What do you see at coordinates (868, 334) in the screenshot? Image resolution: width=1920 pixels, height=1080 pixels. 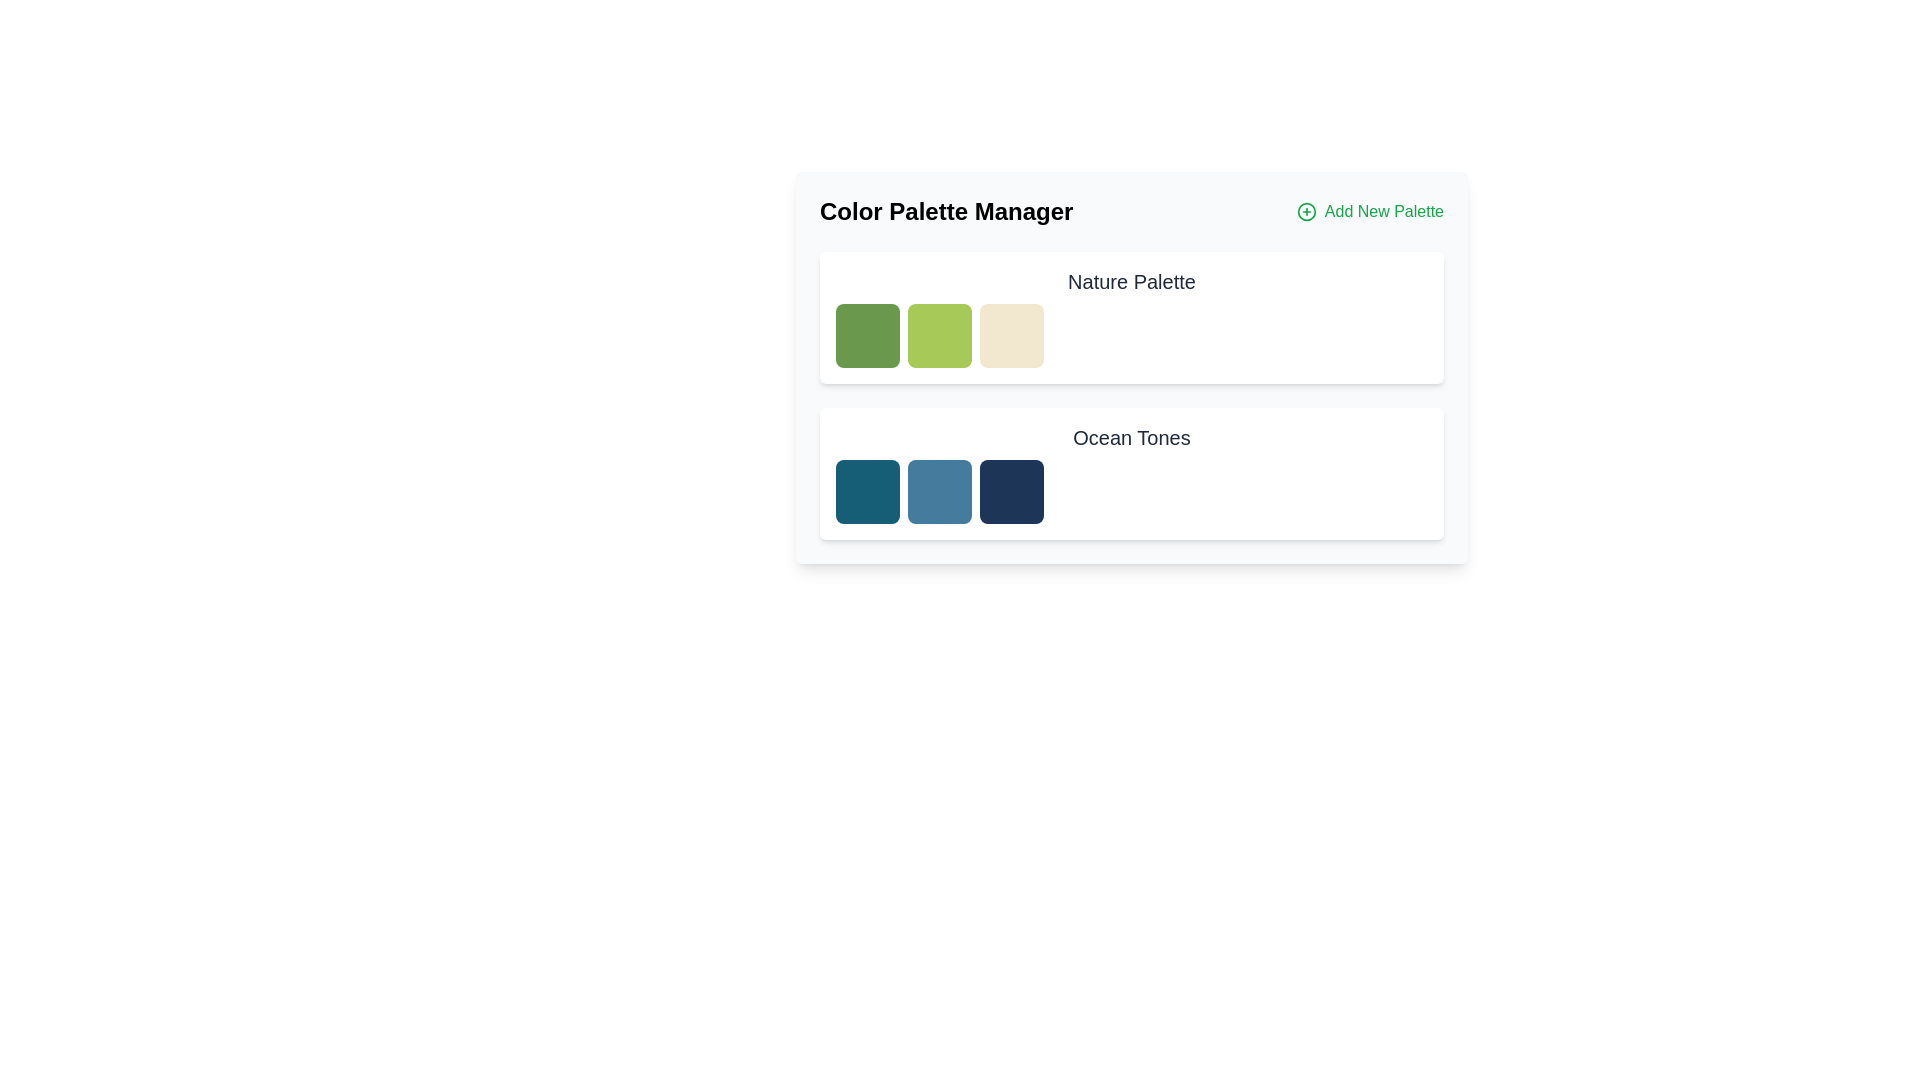 I see `the first color block in the 'Nature Palette' section, which represents a color option` at bounding box center [868, 334].